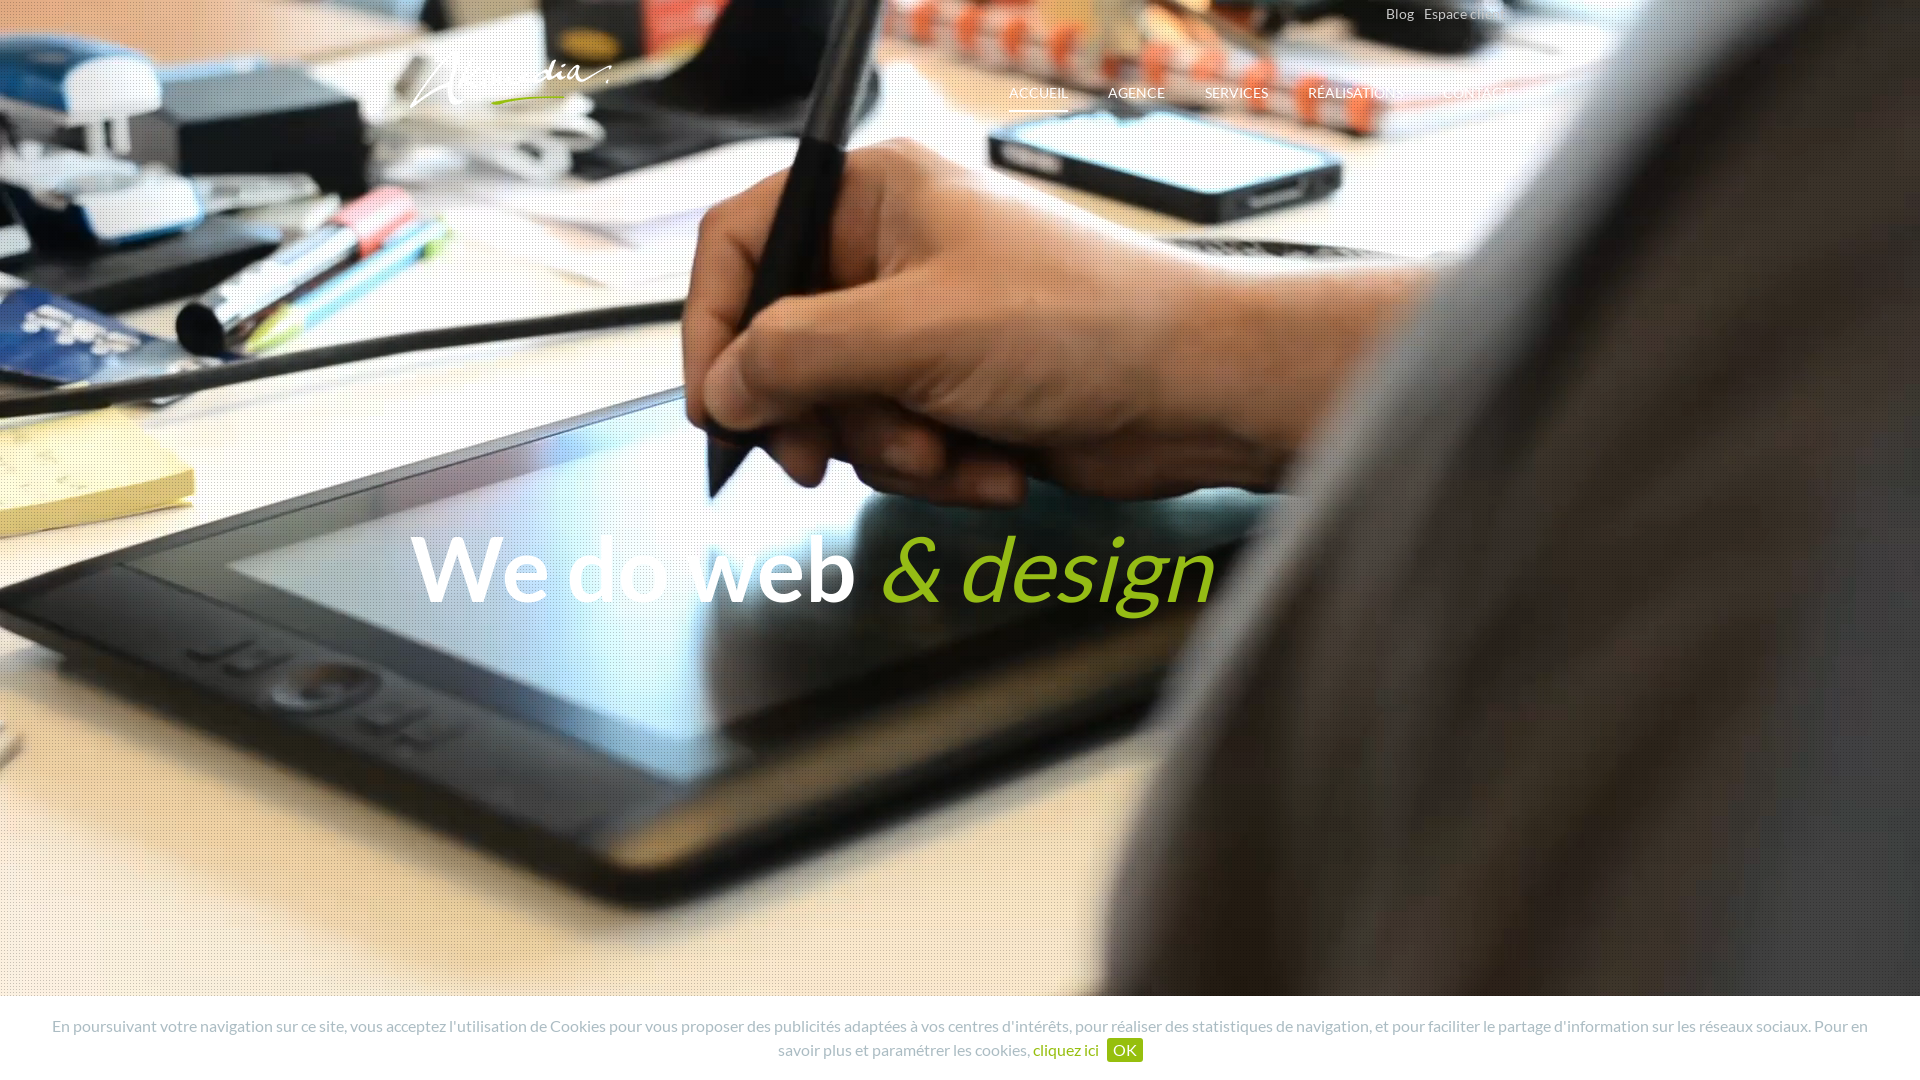  I want to click on 'ACCUEIL', so click(1038, 97).